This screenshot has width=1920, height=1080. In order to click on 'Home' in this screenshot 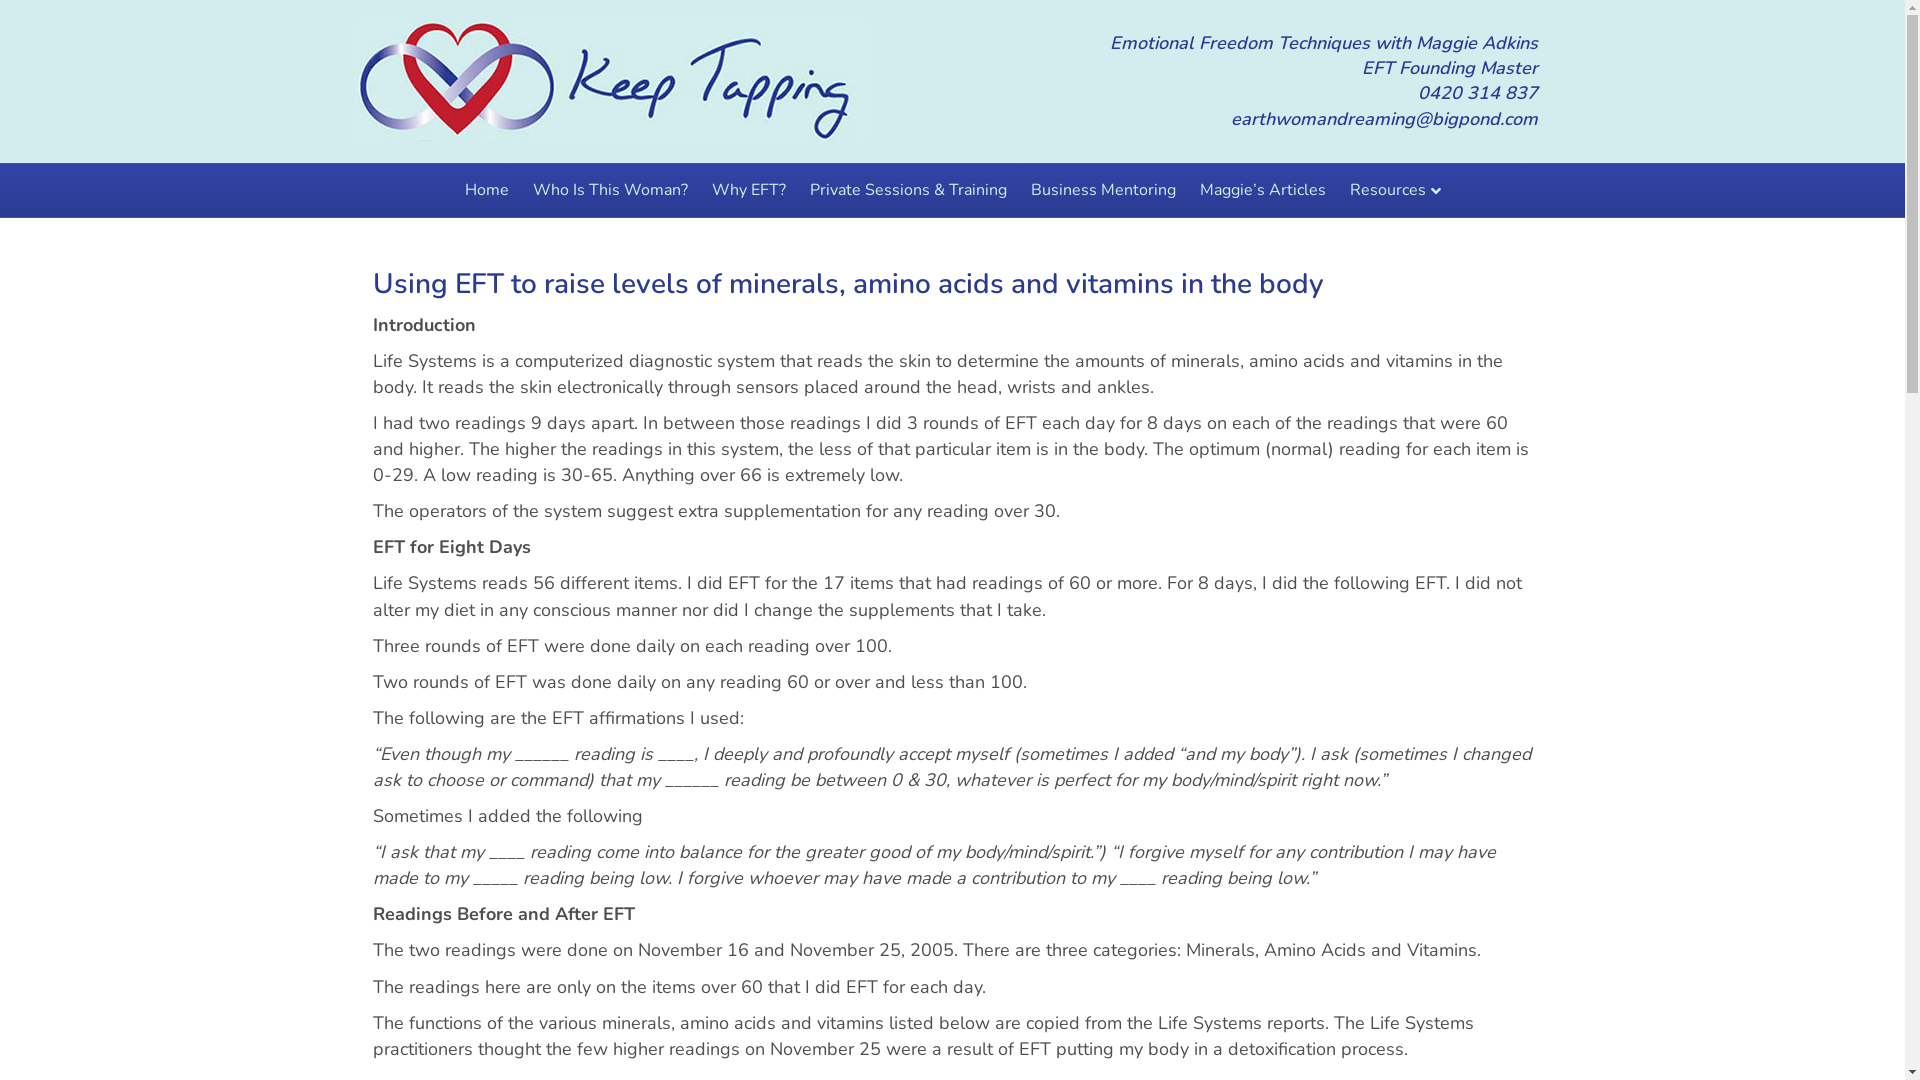, I will do `click(485, 189)`.